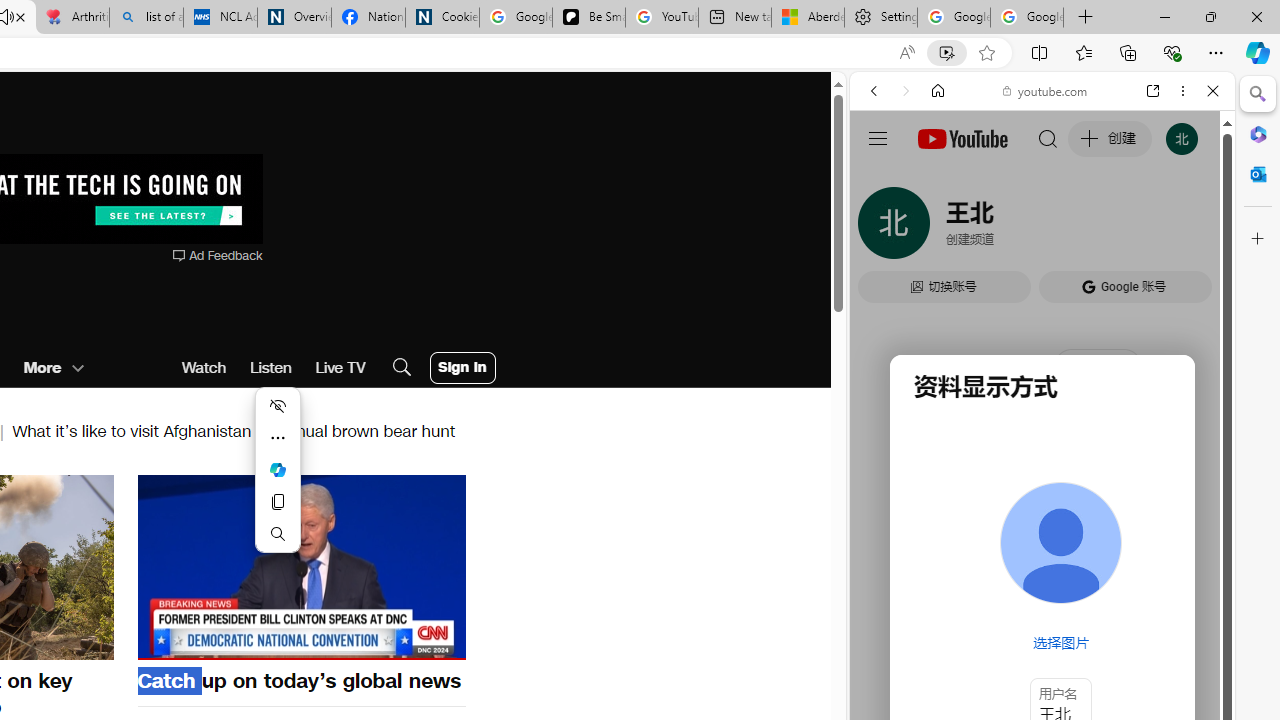 Image resolution: width=1280 pixels, height=720 pixels. What do you see at coordinates (276, 470) in the screenshot?
I see `'Mini menu on text selection'` at bounding box center [276, 470].